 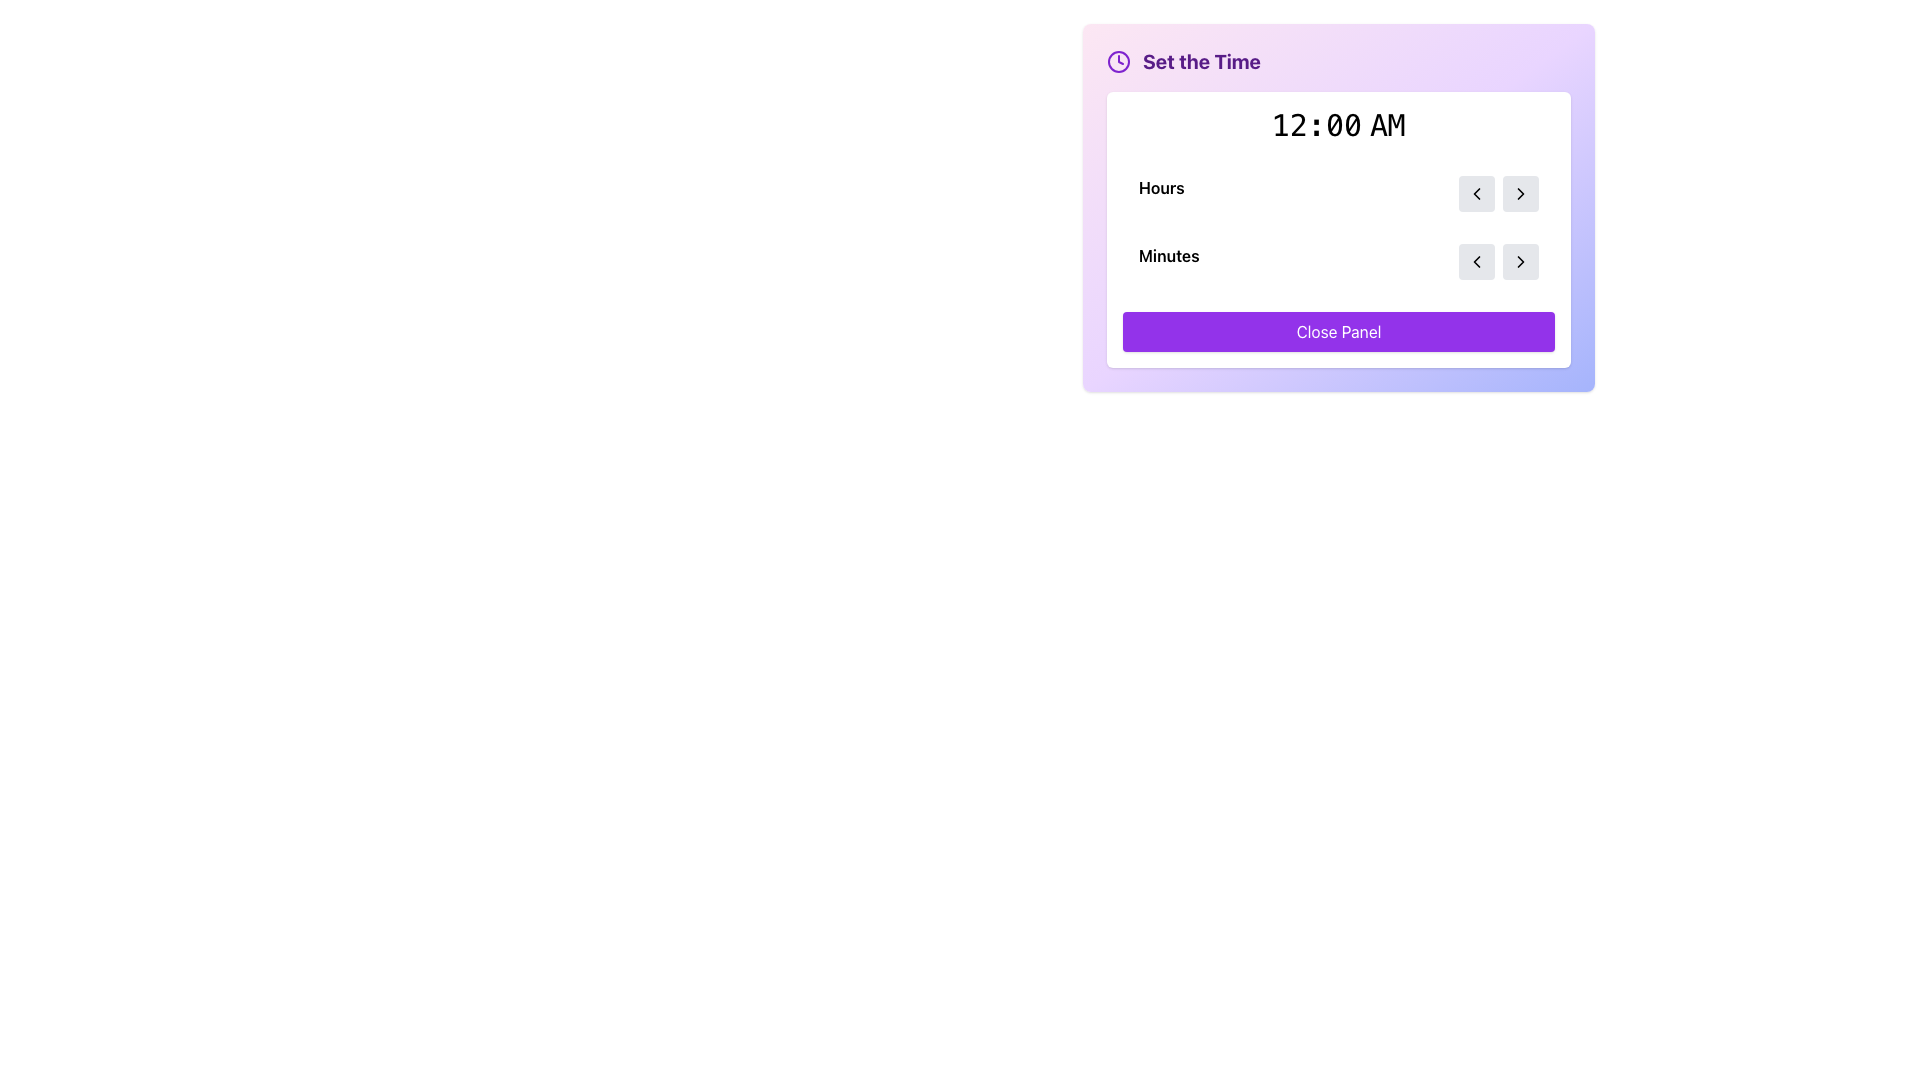 I want to click on the text label displaying 'Hours' in bold font located within a white dialog box with a purple gradient header, so click(x=1161, y=193).